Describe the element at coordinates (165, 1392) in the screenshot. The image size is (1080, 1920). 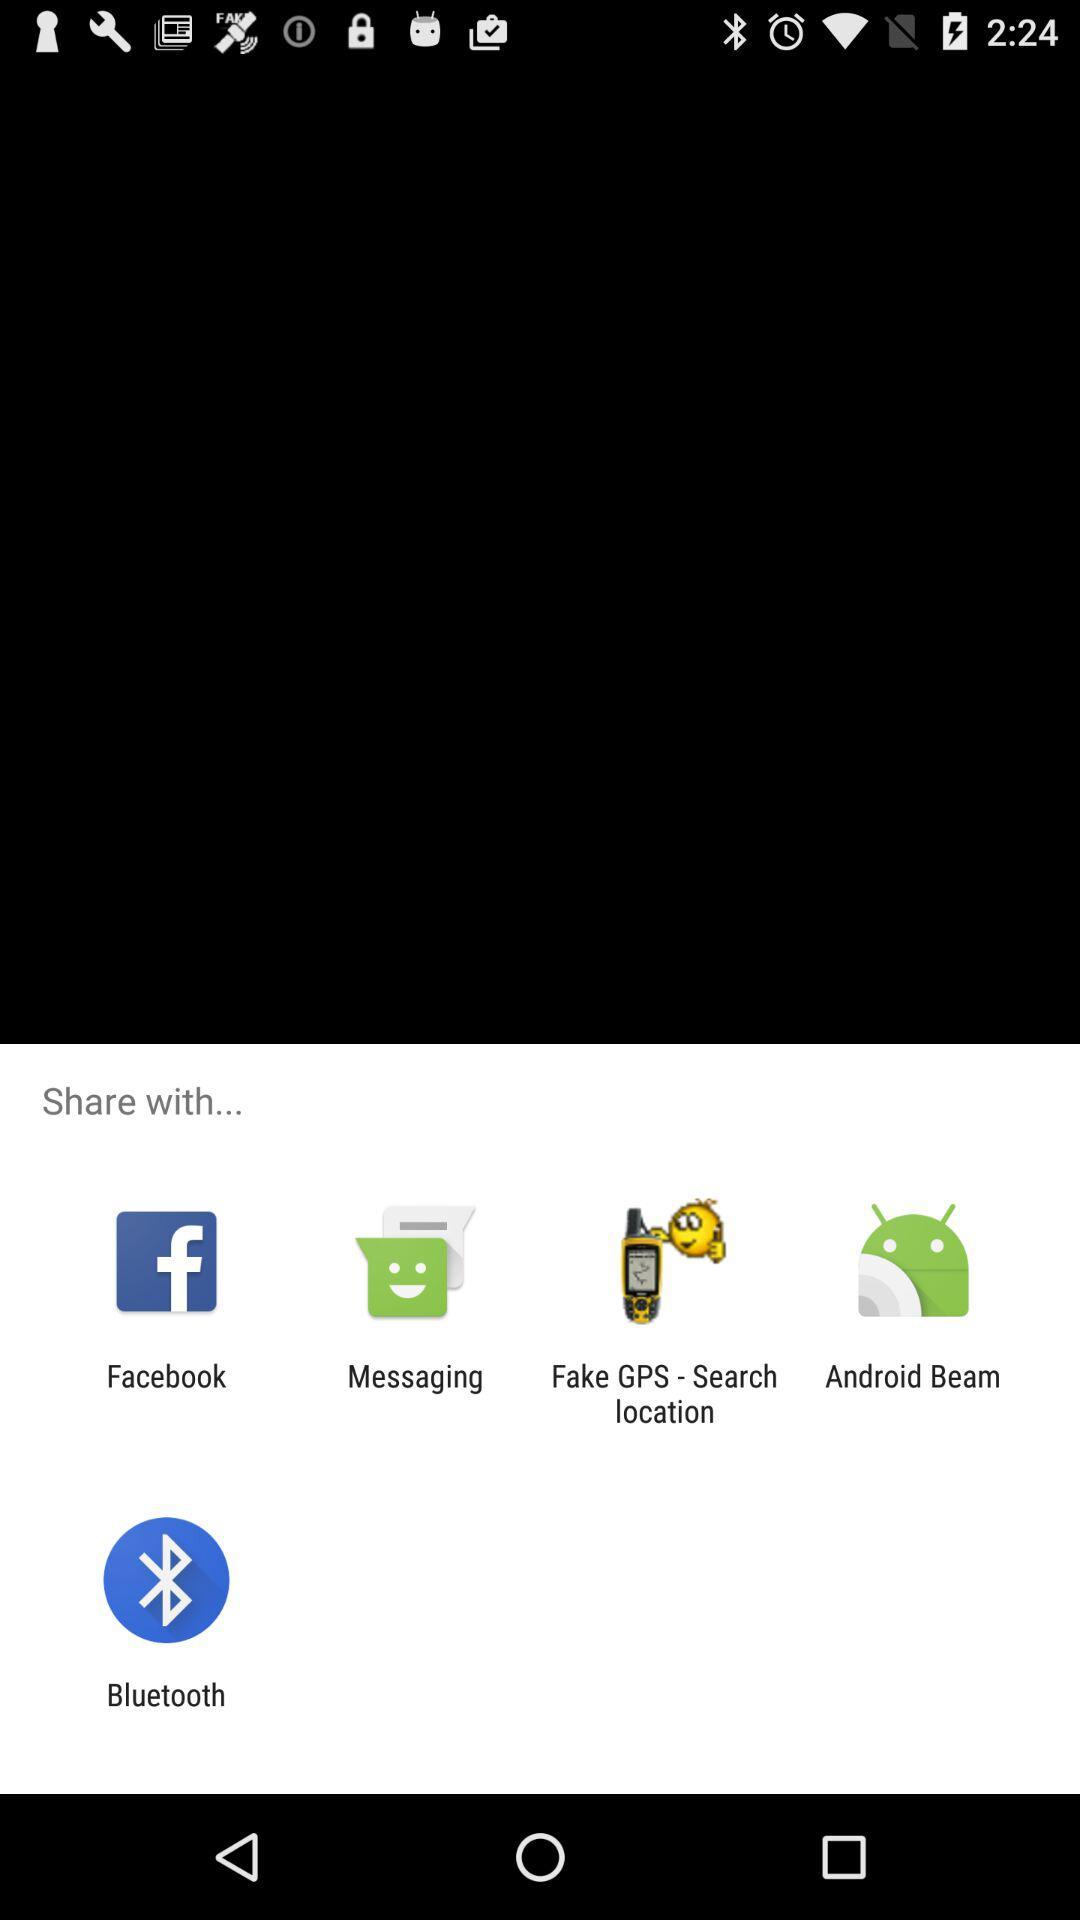
I see `icon to the left of messaging item` at that location.